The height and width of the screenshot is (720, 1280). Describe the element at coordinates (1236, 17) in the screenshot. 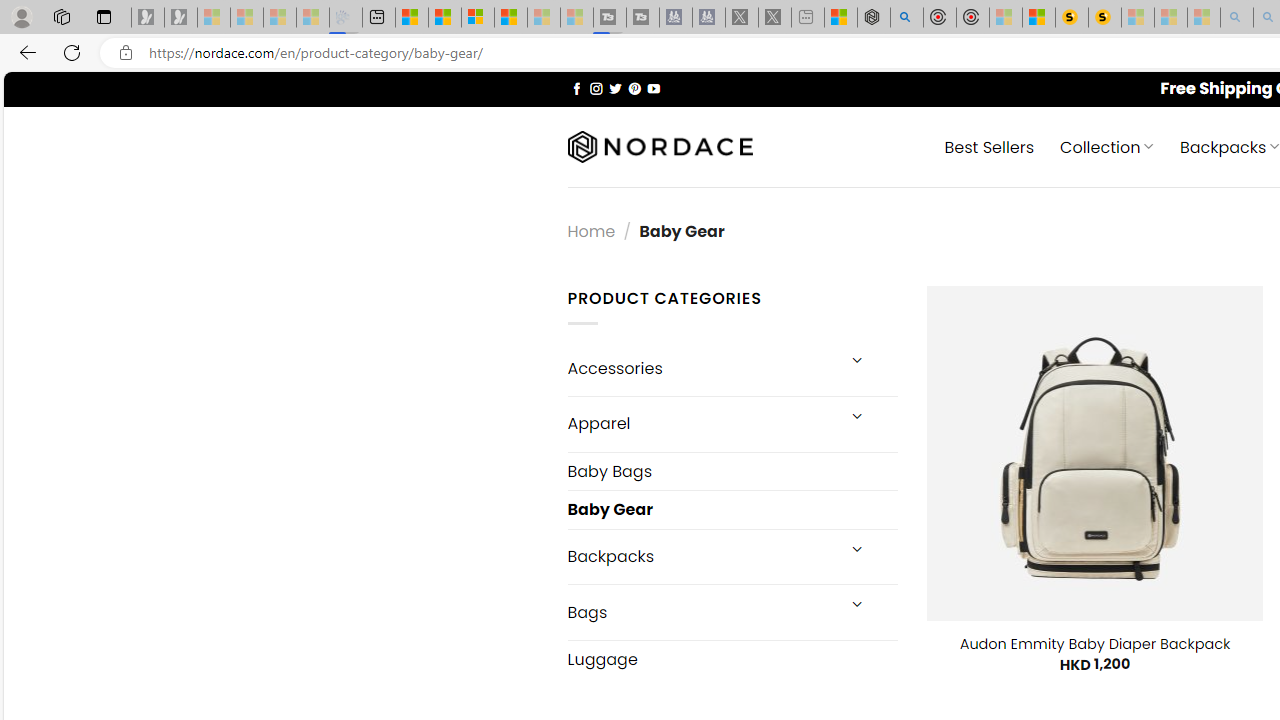

I see `'amazon - Search - Sleeping'` at that location.